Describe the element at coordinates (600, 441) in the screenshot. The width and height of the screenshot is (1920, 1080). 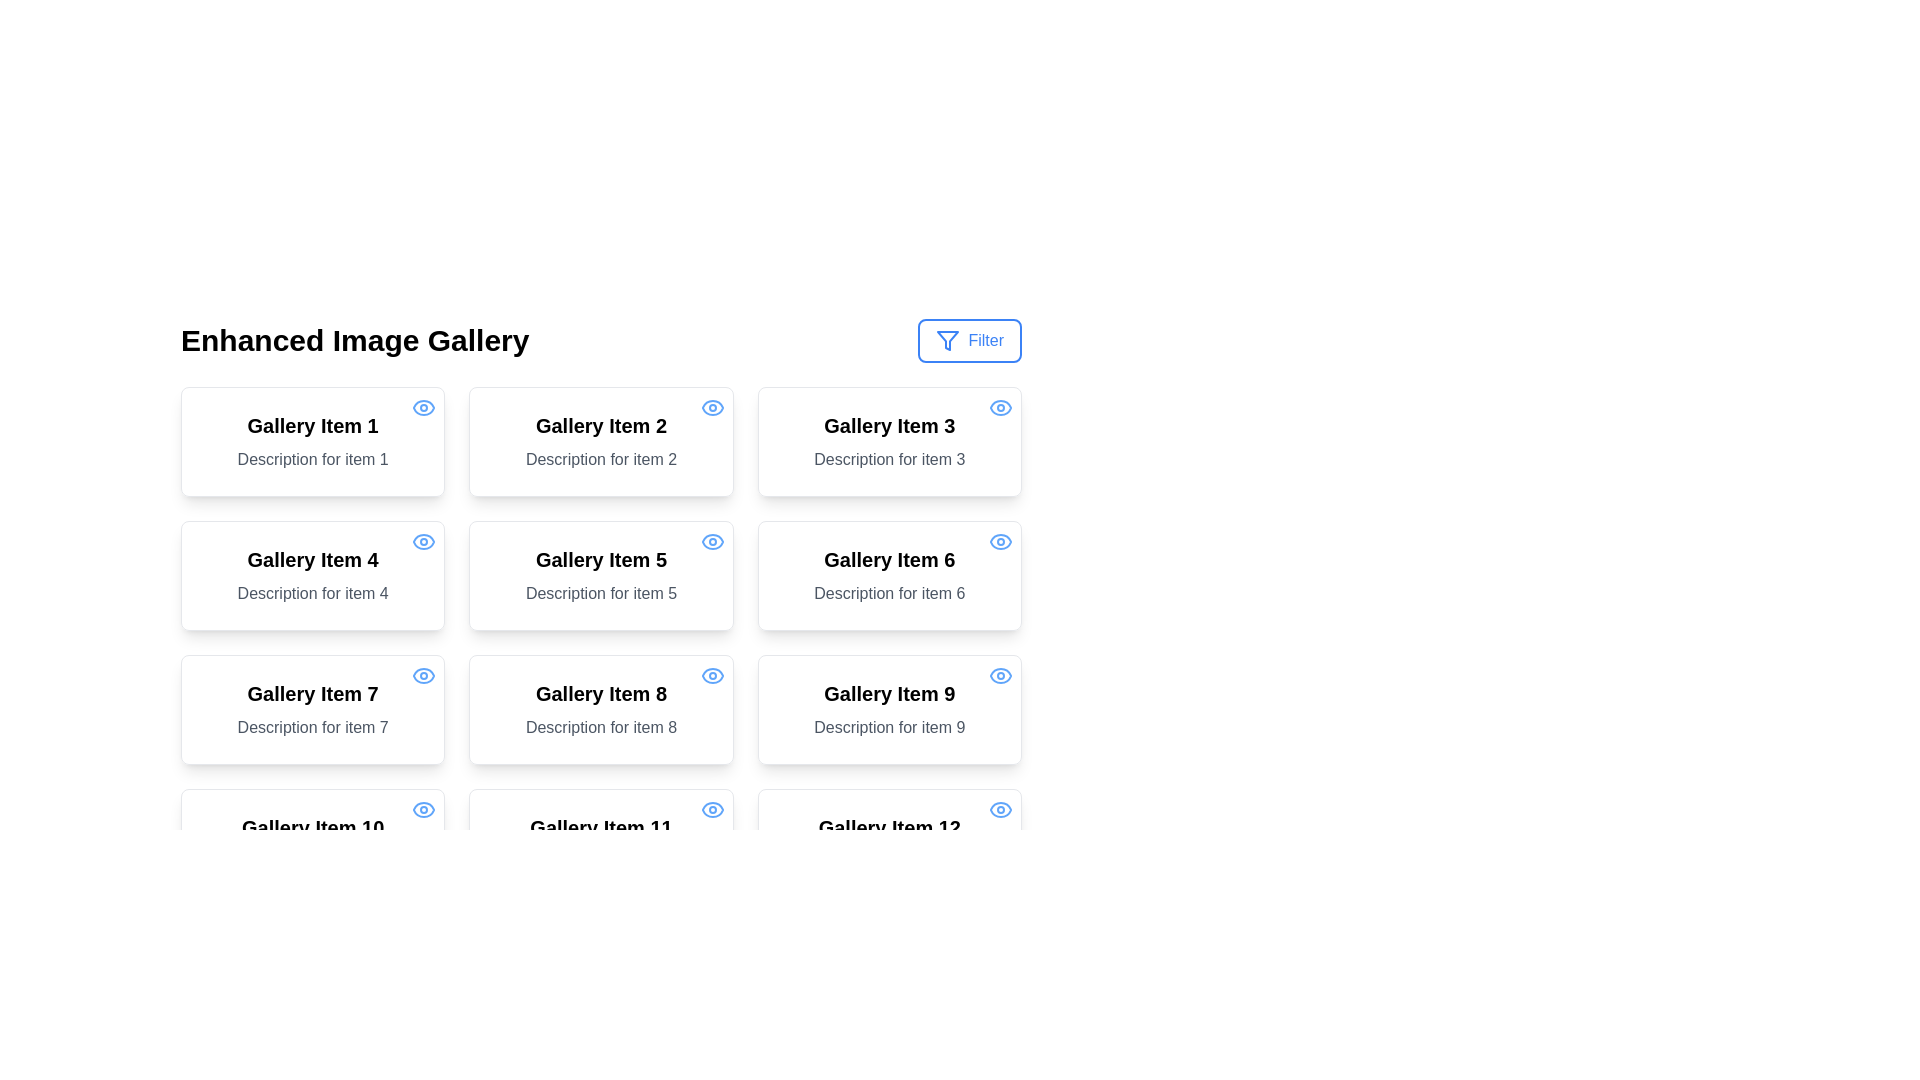
I see `the card representing an individual item` at that location.